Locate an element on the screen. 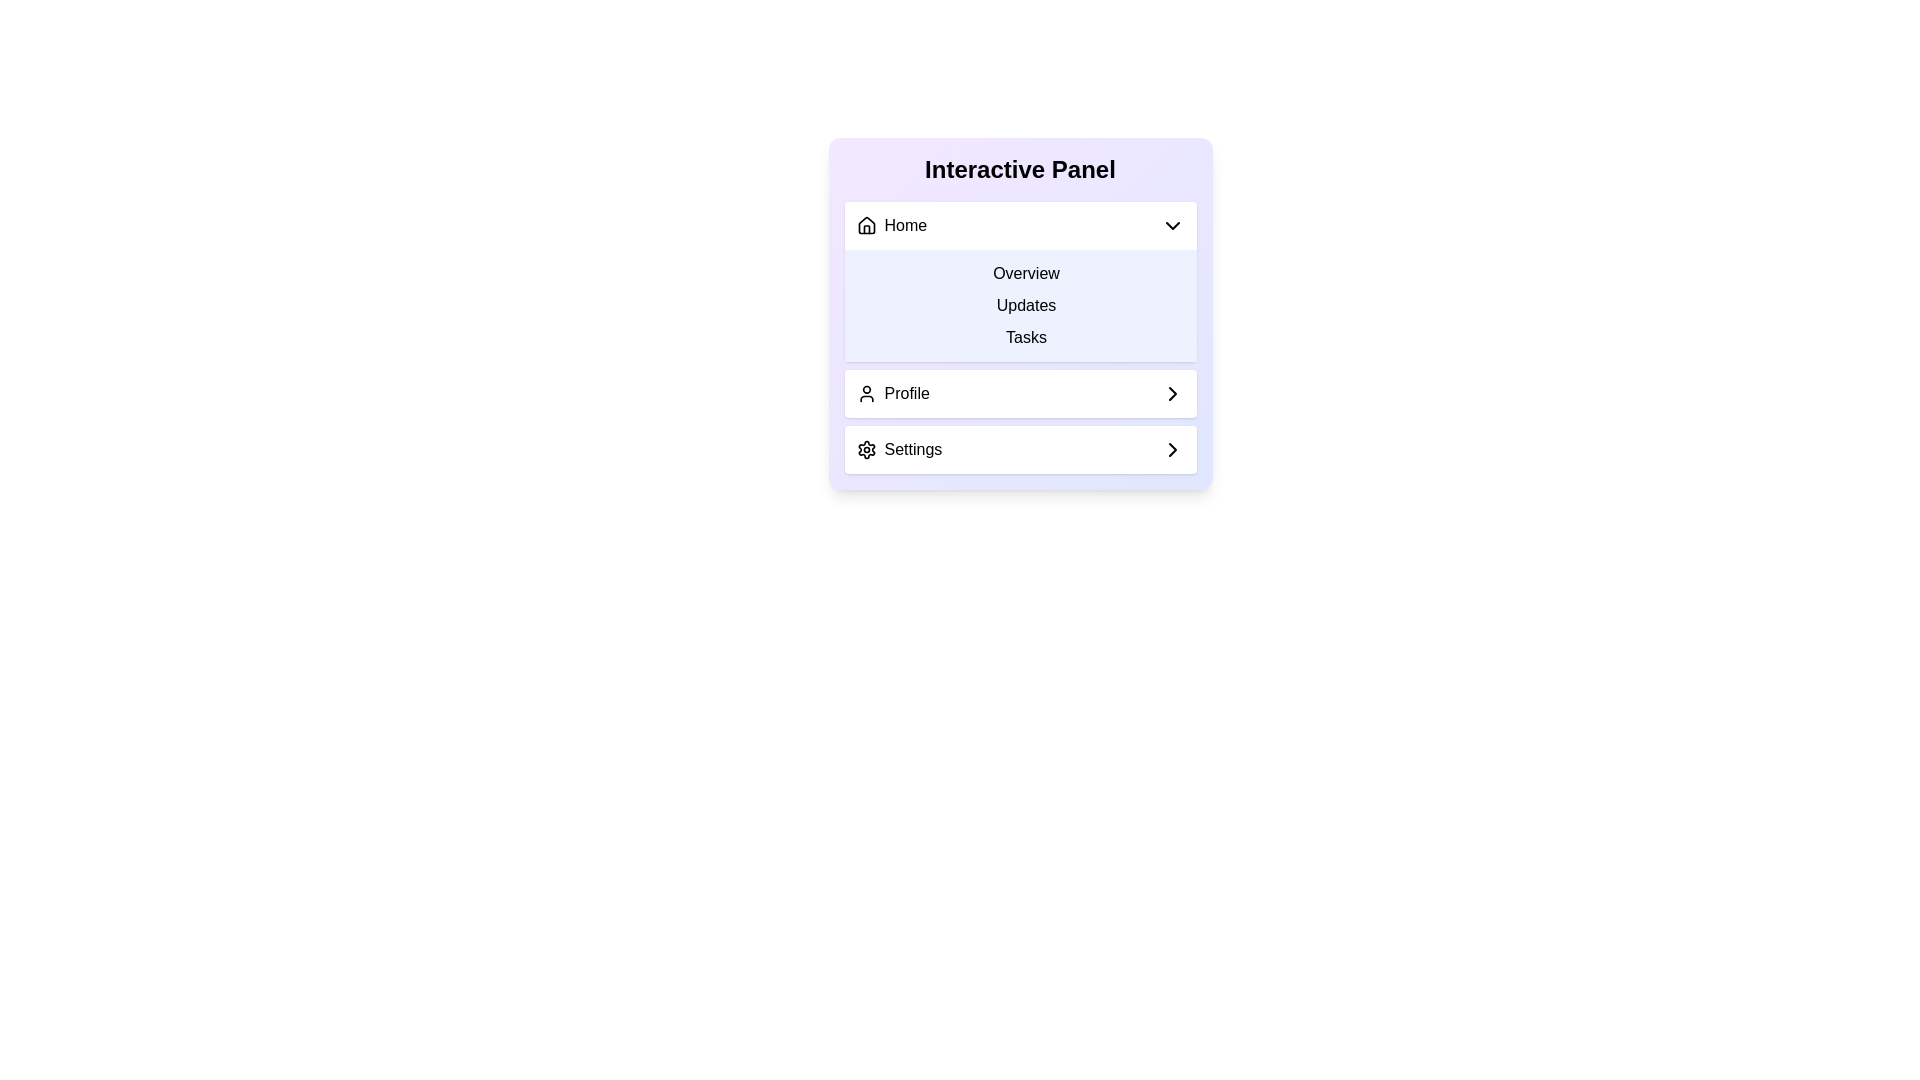 This screenshot has width=1920, height=1080. the 'Tasks' text label, which is styled with padding and a hover effect is located at coordinates (1026, 337).